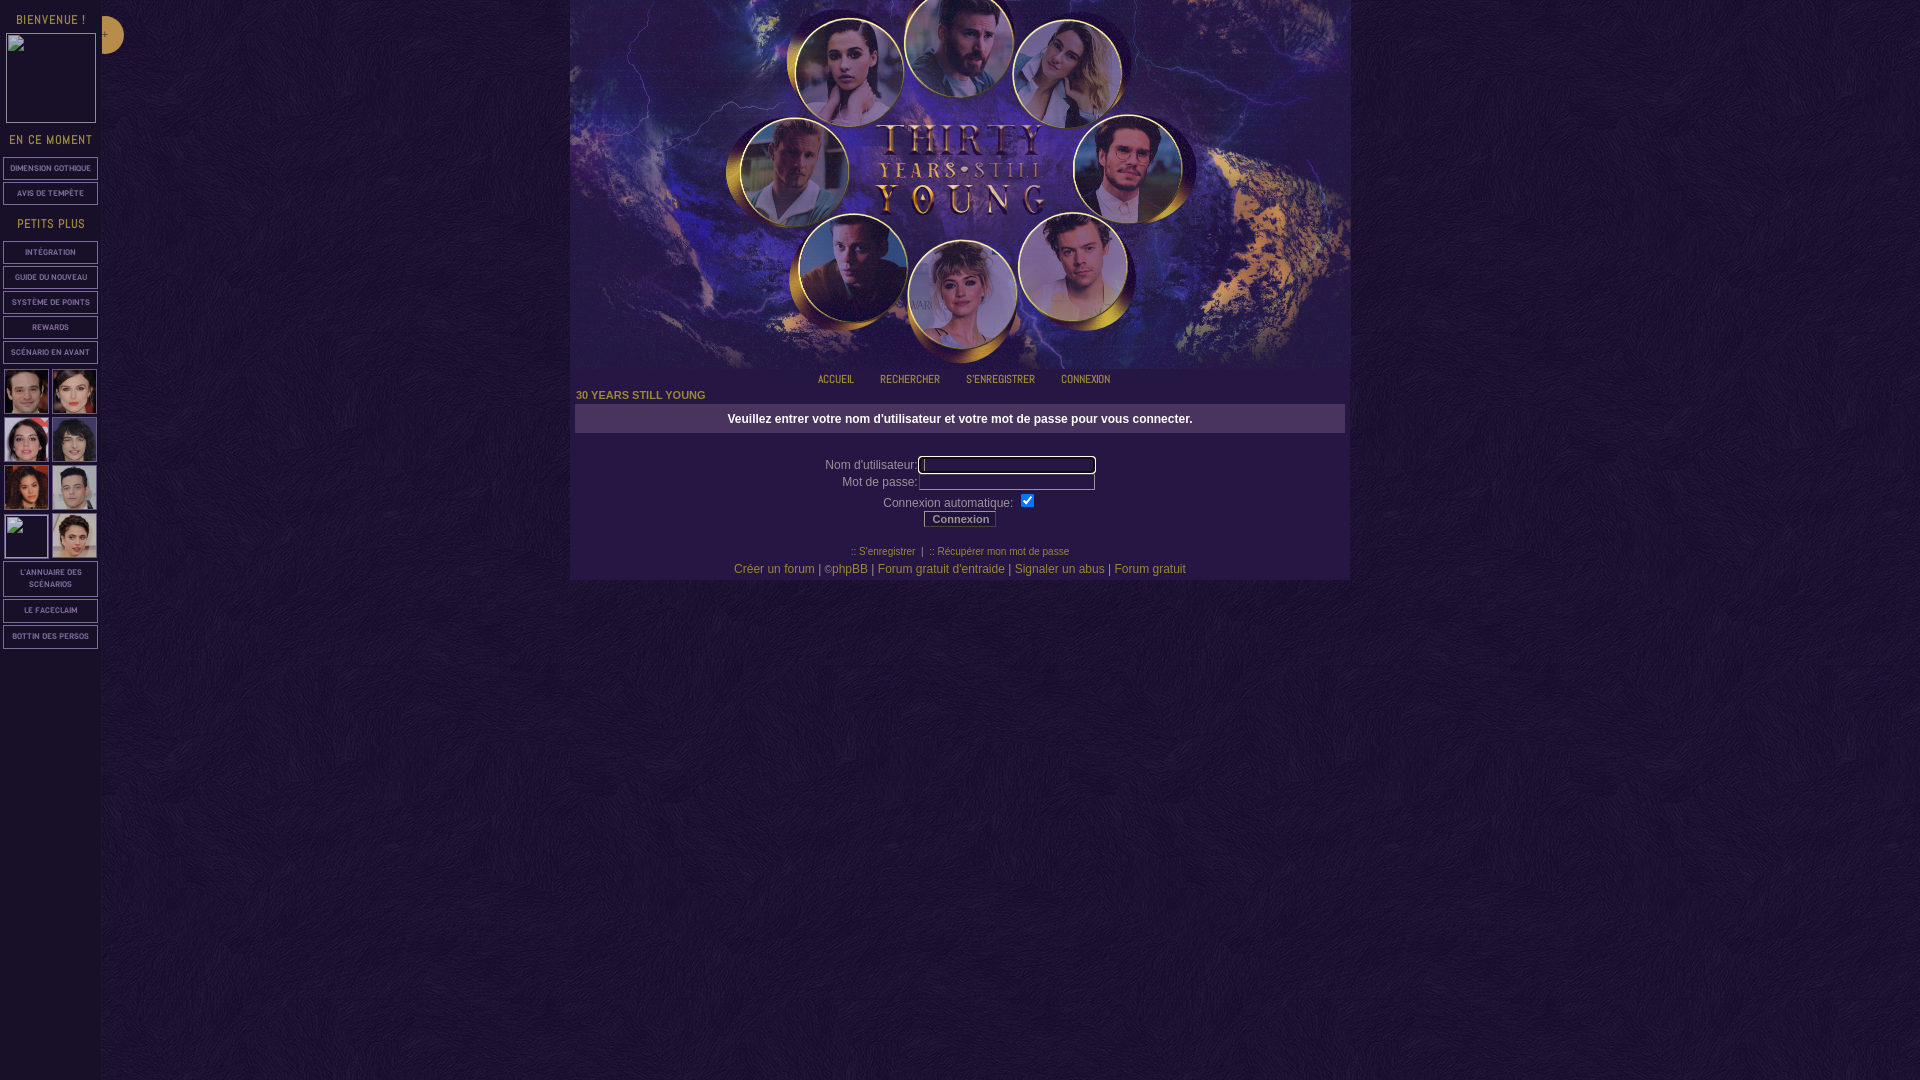  What do you see at coordinates (831, 569) in the screenshot?
I see `'phpBB'` at bounding box center [831, 569].